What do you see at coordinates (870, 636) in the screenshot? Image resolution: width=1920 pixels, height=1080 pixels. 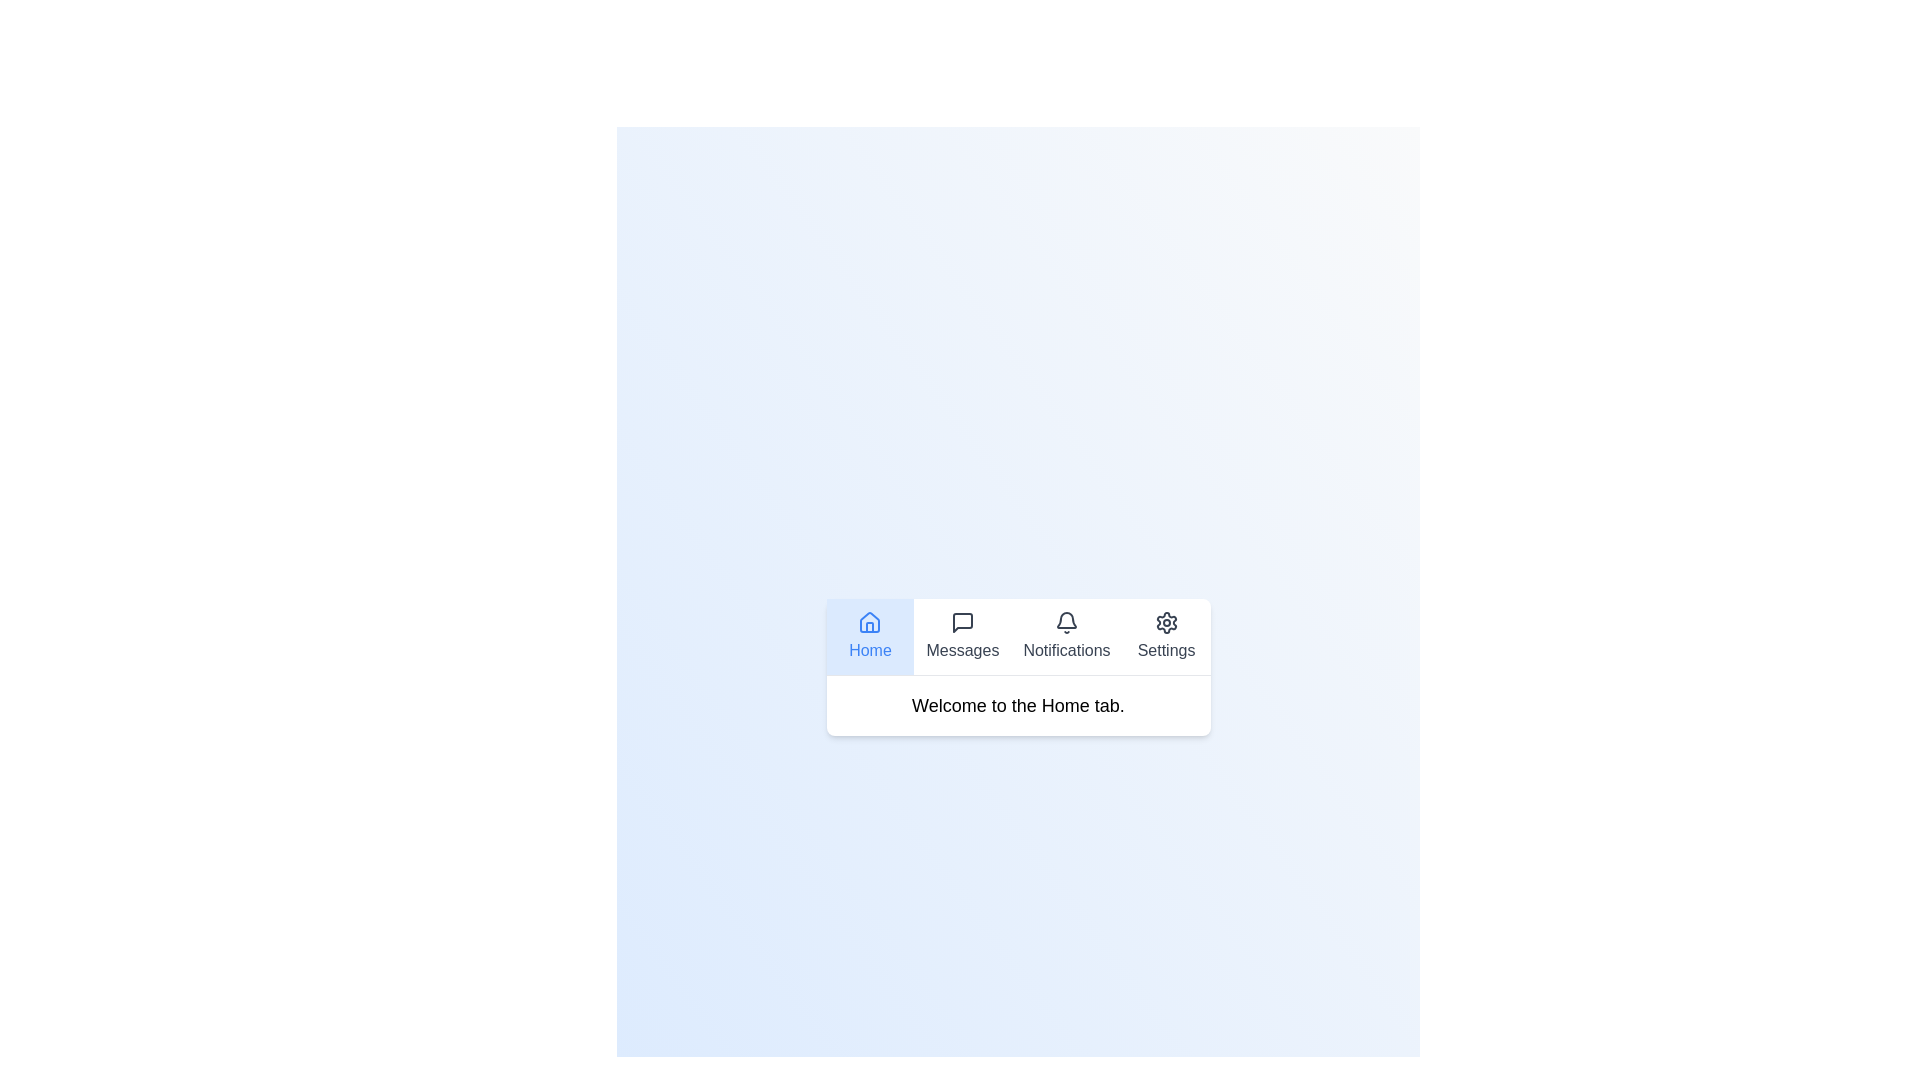 I see `the 'Home' navigation tab, which is a rectangular button with a blue house icon and the text 'Home' below it` at bounding box center [870, 636].